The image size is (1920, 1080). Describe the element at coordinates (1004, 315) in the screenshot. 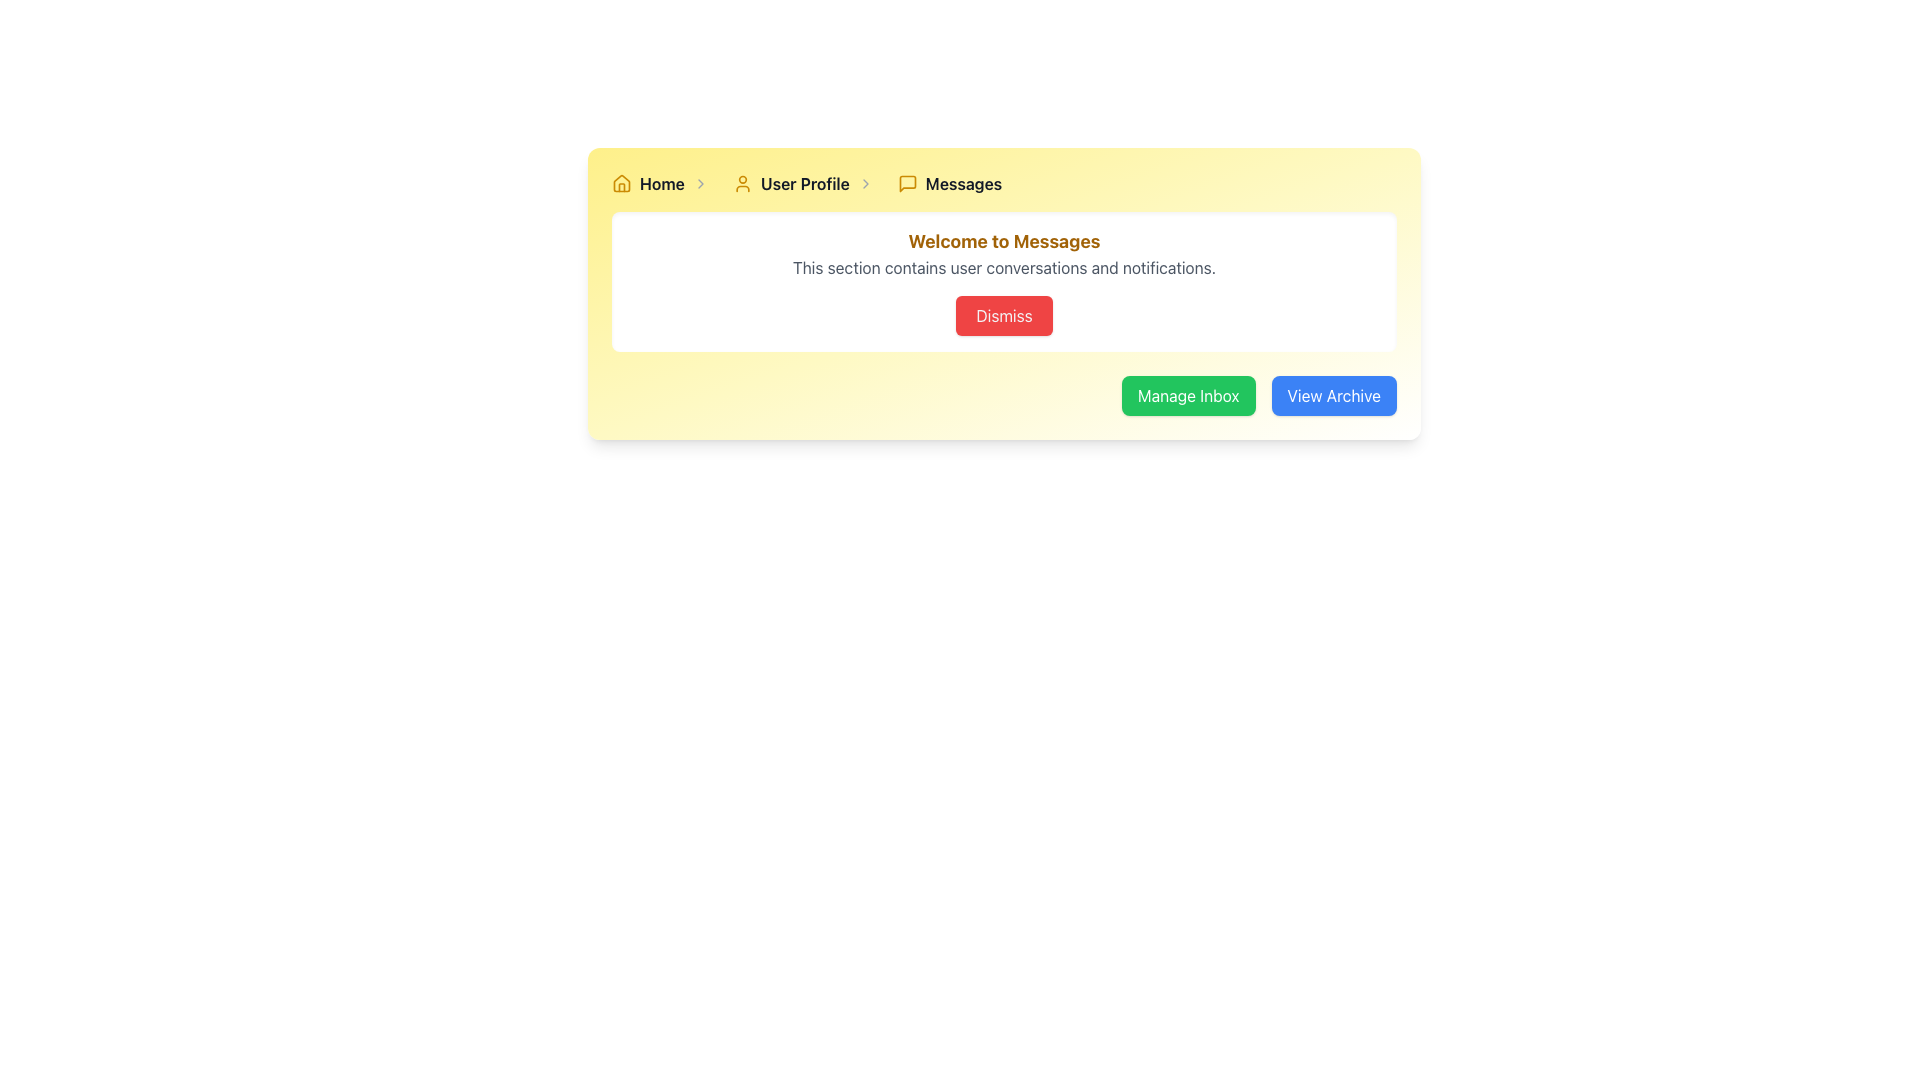

I see `the dismiss button that allows the user to dismiss a message or notification, which is the first button in a horizontally arranged group of buttons` at that location.